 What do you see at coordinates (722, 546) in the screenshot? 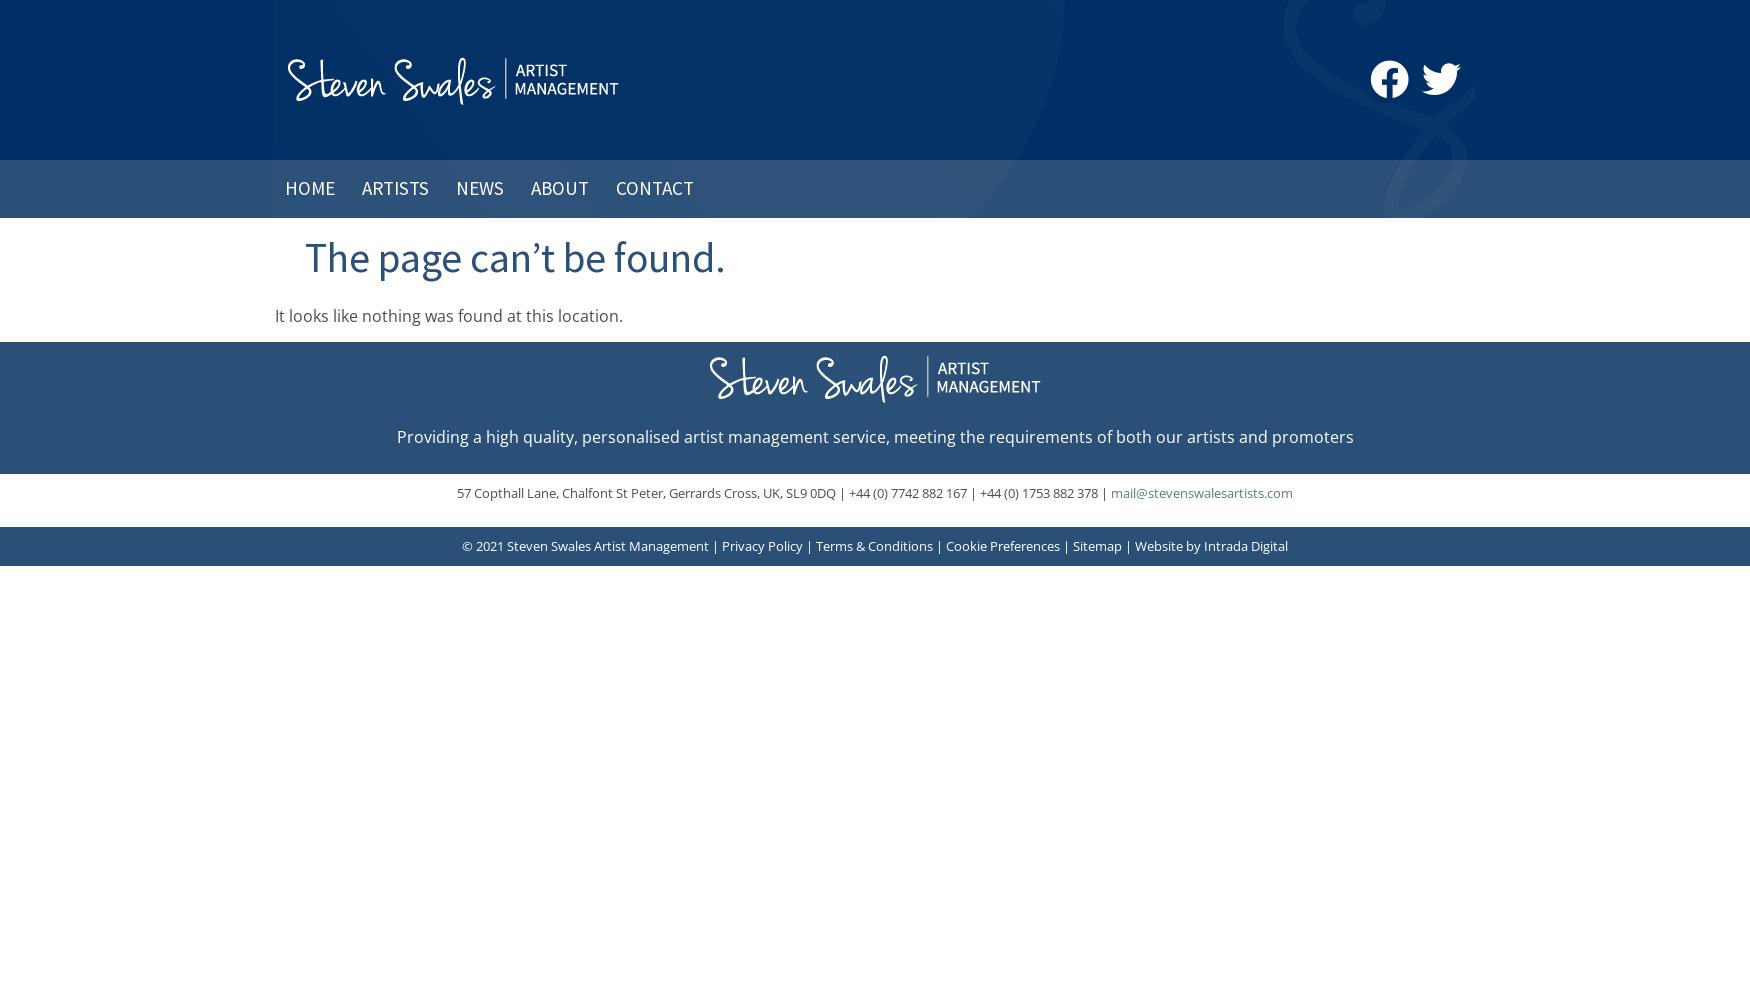
I see `'Privacy Policy'` at bounding box center [722, 546].